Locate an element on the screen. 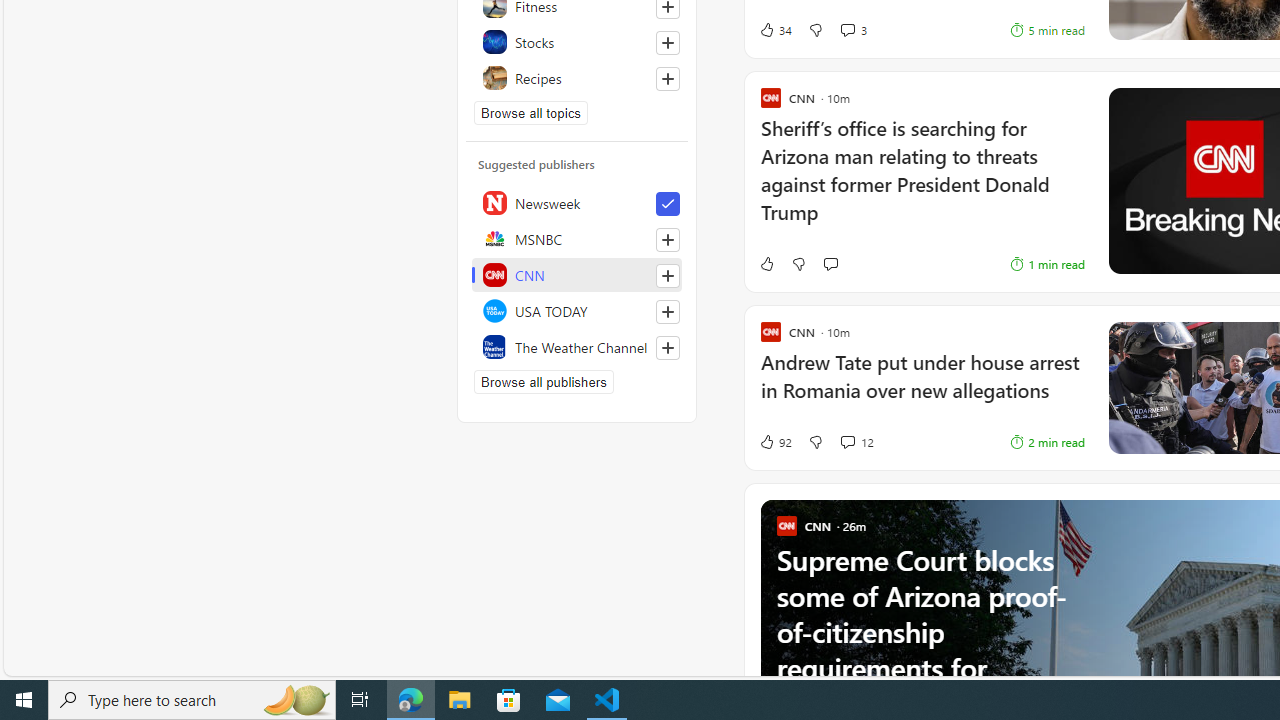 This screenshot has height=720, width=1280. 'Recipes' is located at coordinates (576, 77).